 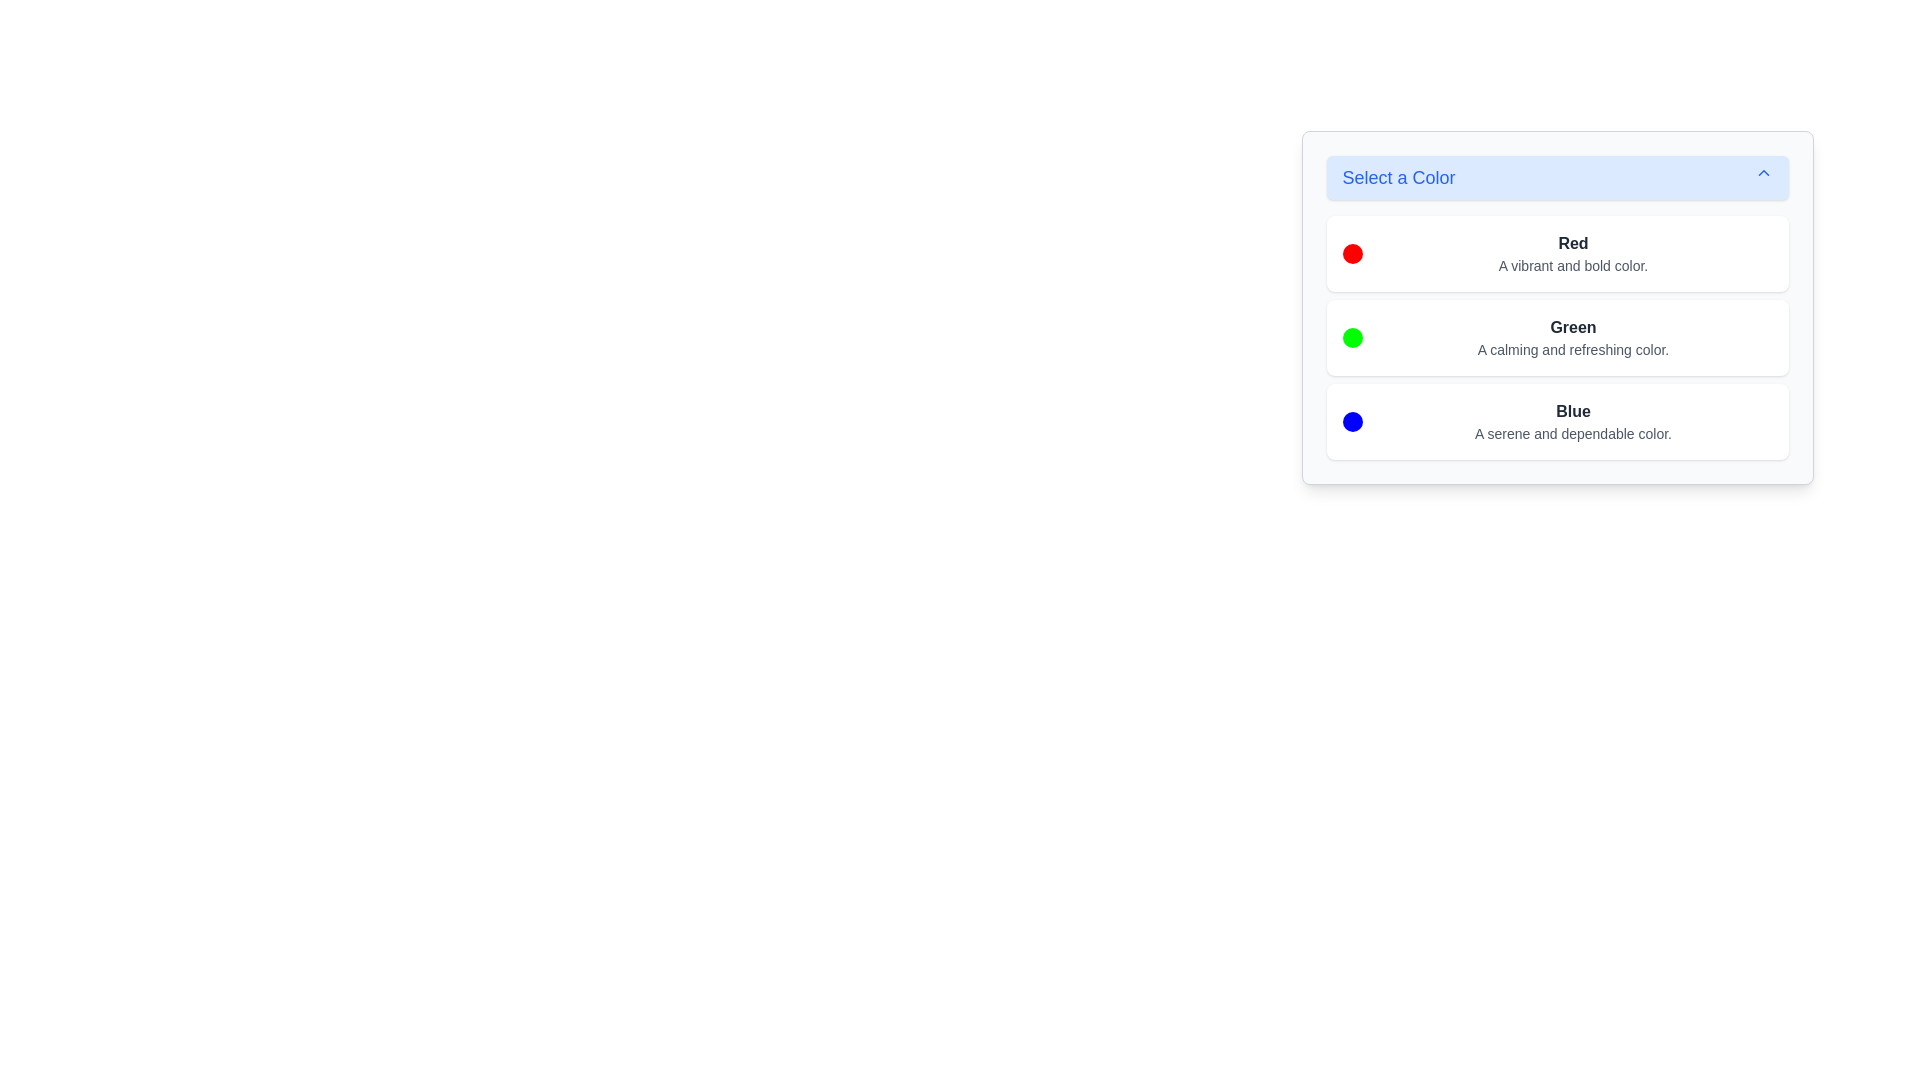 What do you see at coordinates (1352, 420) in the screenshot?
I see `the blue visual marker, which is a circular bullet in the list item containing the text 'Blue' and the description 'A serene and dependable color.'` at bounding box center [1352, 420].